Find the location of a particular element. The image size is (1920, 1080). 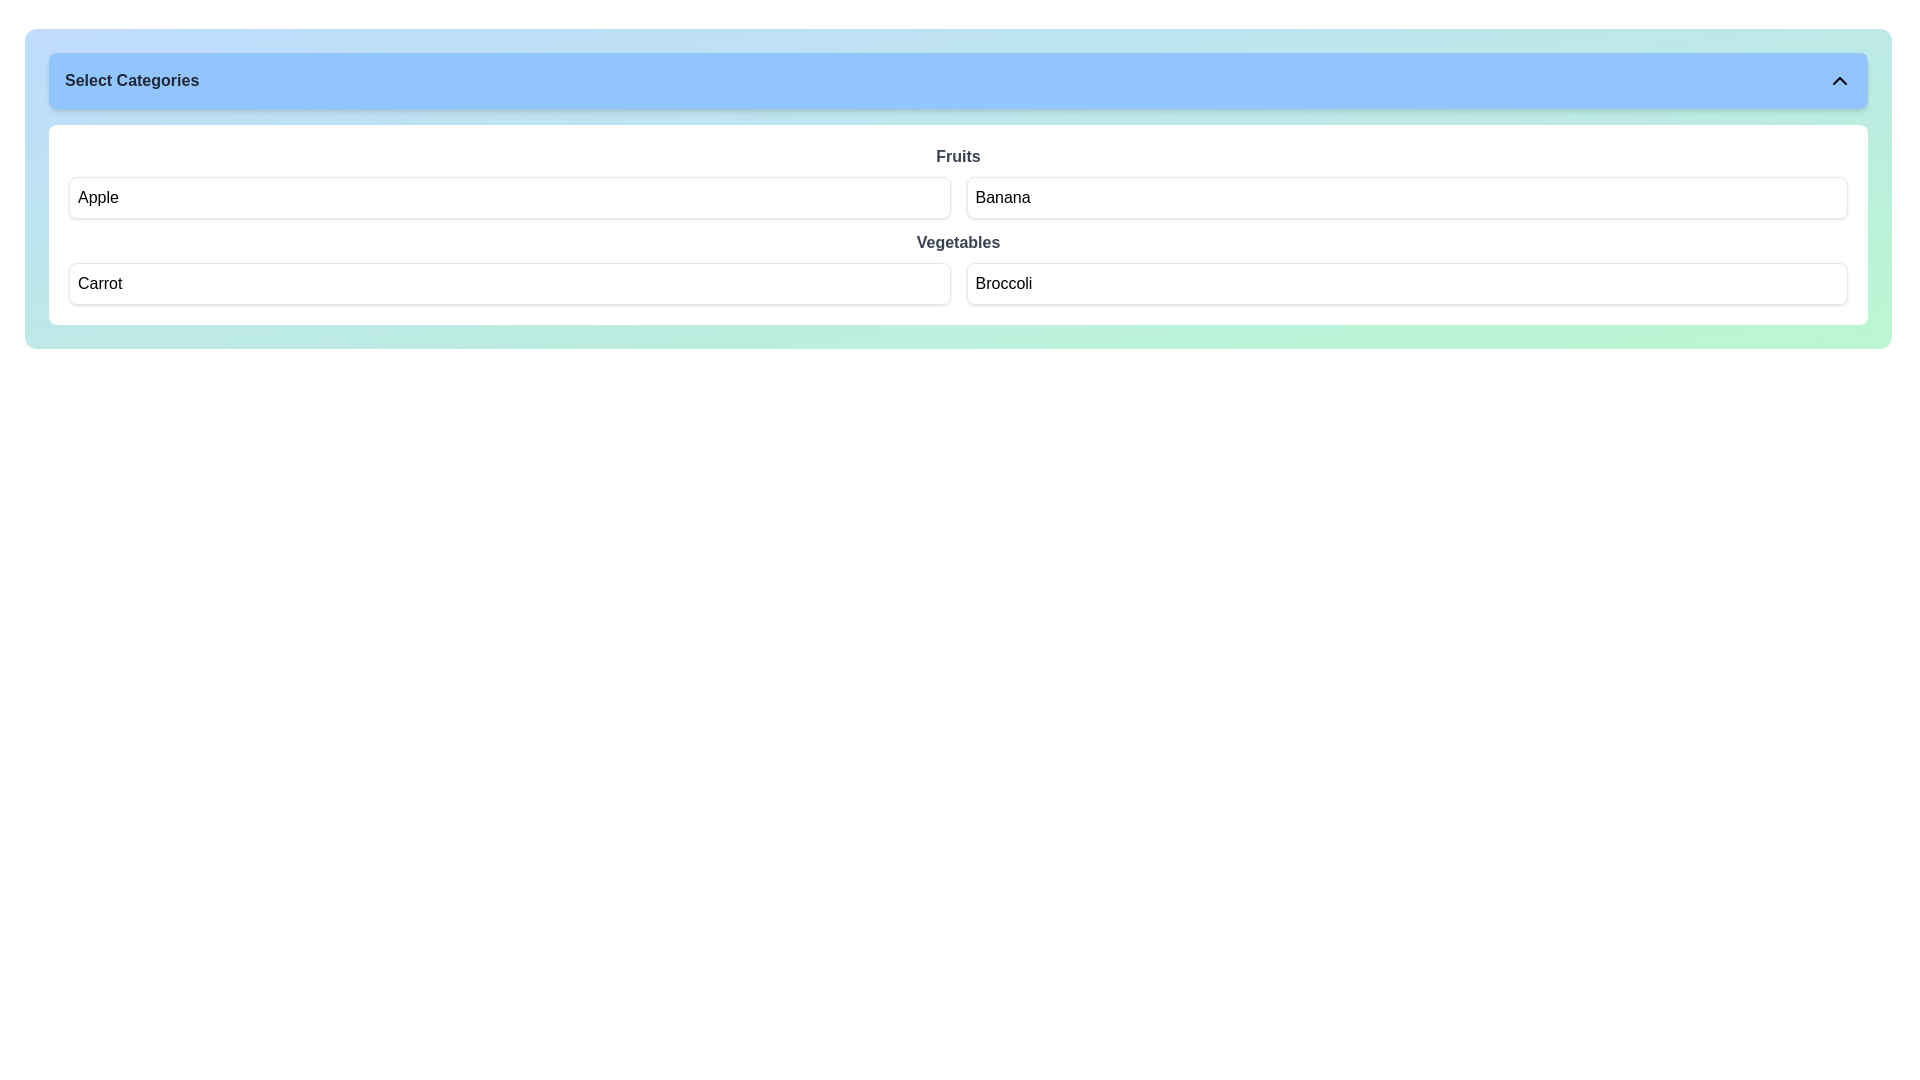

the 'Vegetables' text label, which is a bold dark gray font positioned centrally between 'Fruits' and a grid of 'Carrot' and 'Broccoli' is located at coordinates (957, 242).